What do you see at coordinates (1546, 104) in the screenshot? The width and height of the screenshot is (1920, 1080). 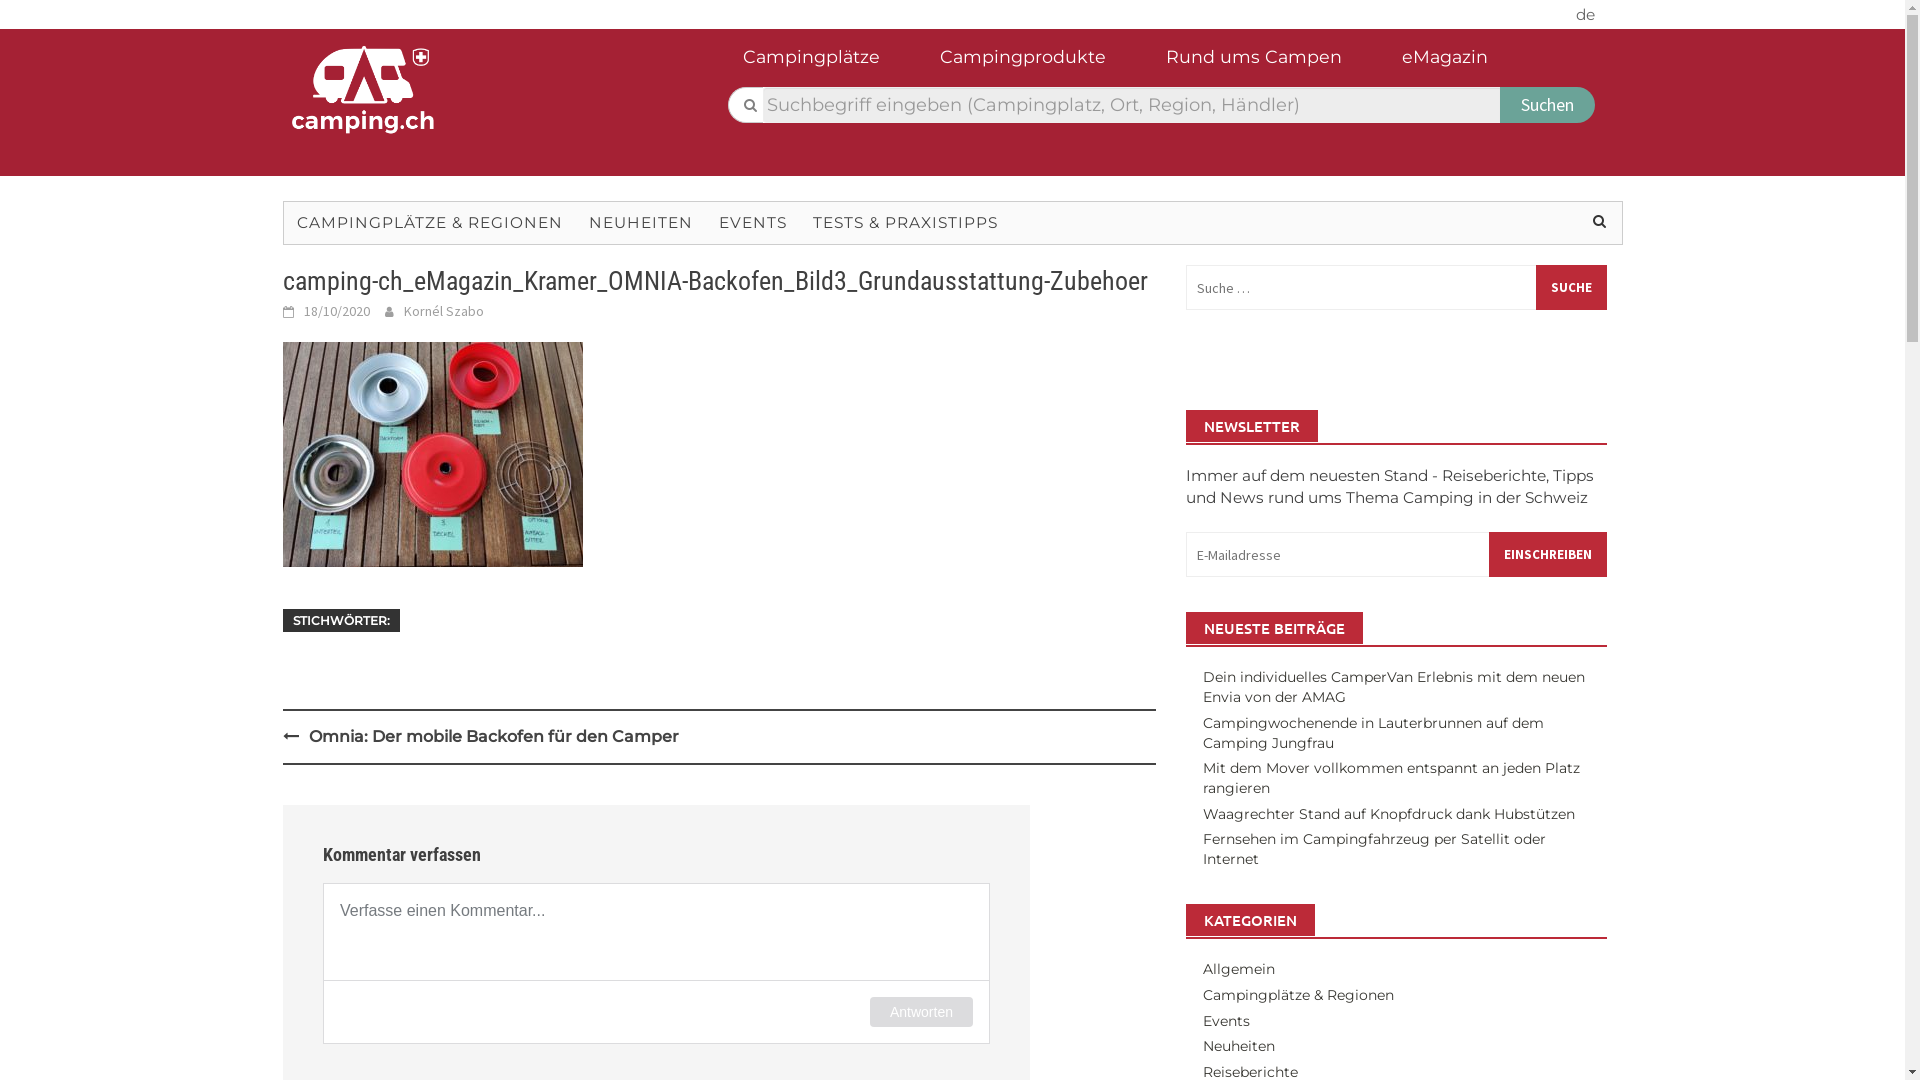 I see `'Suchen'` at bounding box center [1546, 104].